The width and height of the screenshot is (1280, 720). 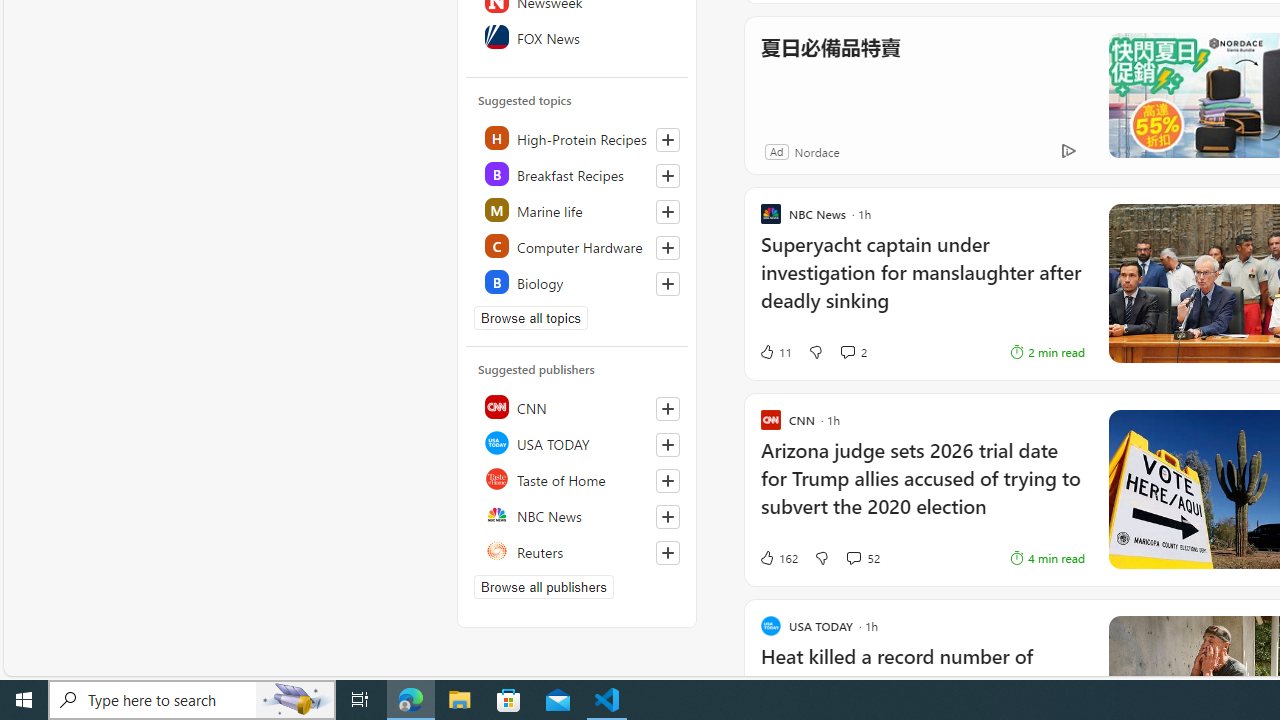 I want to click on 'Follow this topic', so click(x=668, y=284).